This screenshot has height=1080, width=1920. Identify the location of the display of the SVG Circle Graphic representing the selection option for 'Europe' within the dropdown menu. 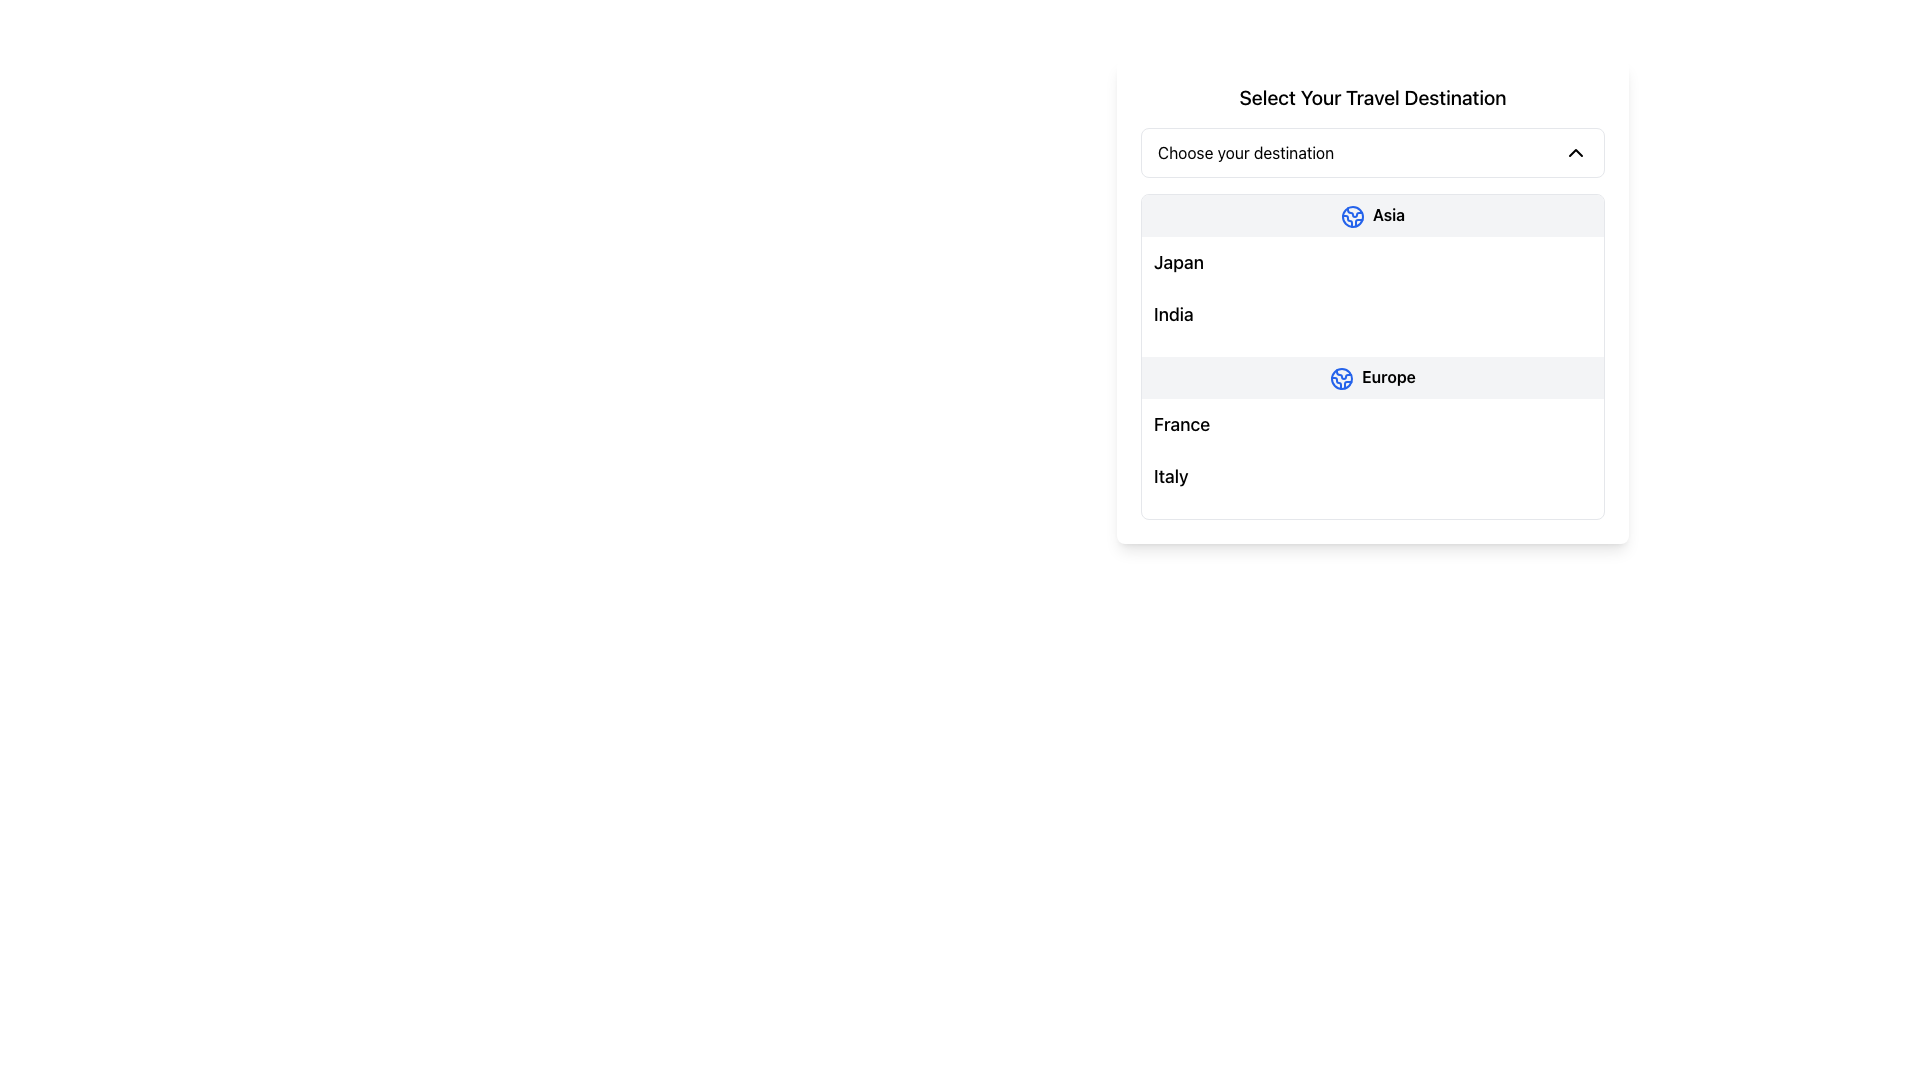
(1352, 216).